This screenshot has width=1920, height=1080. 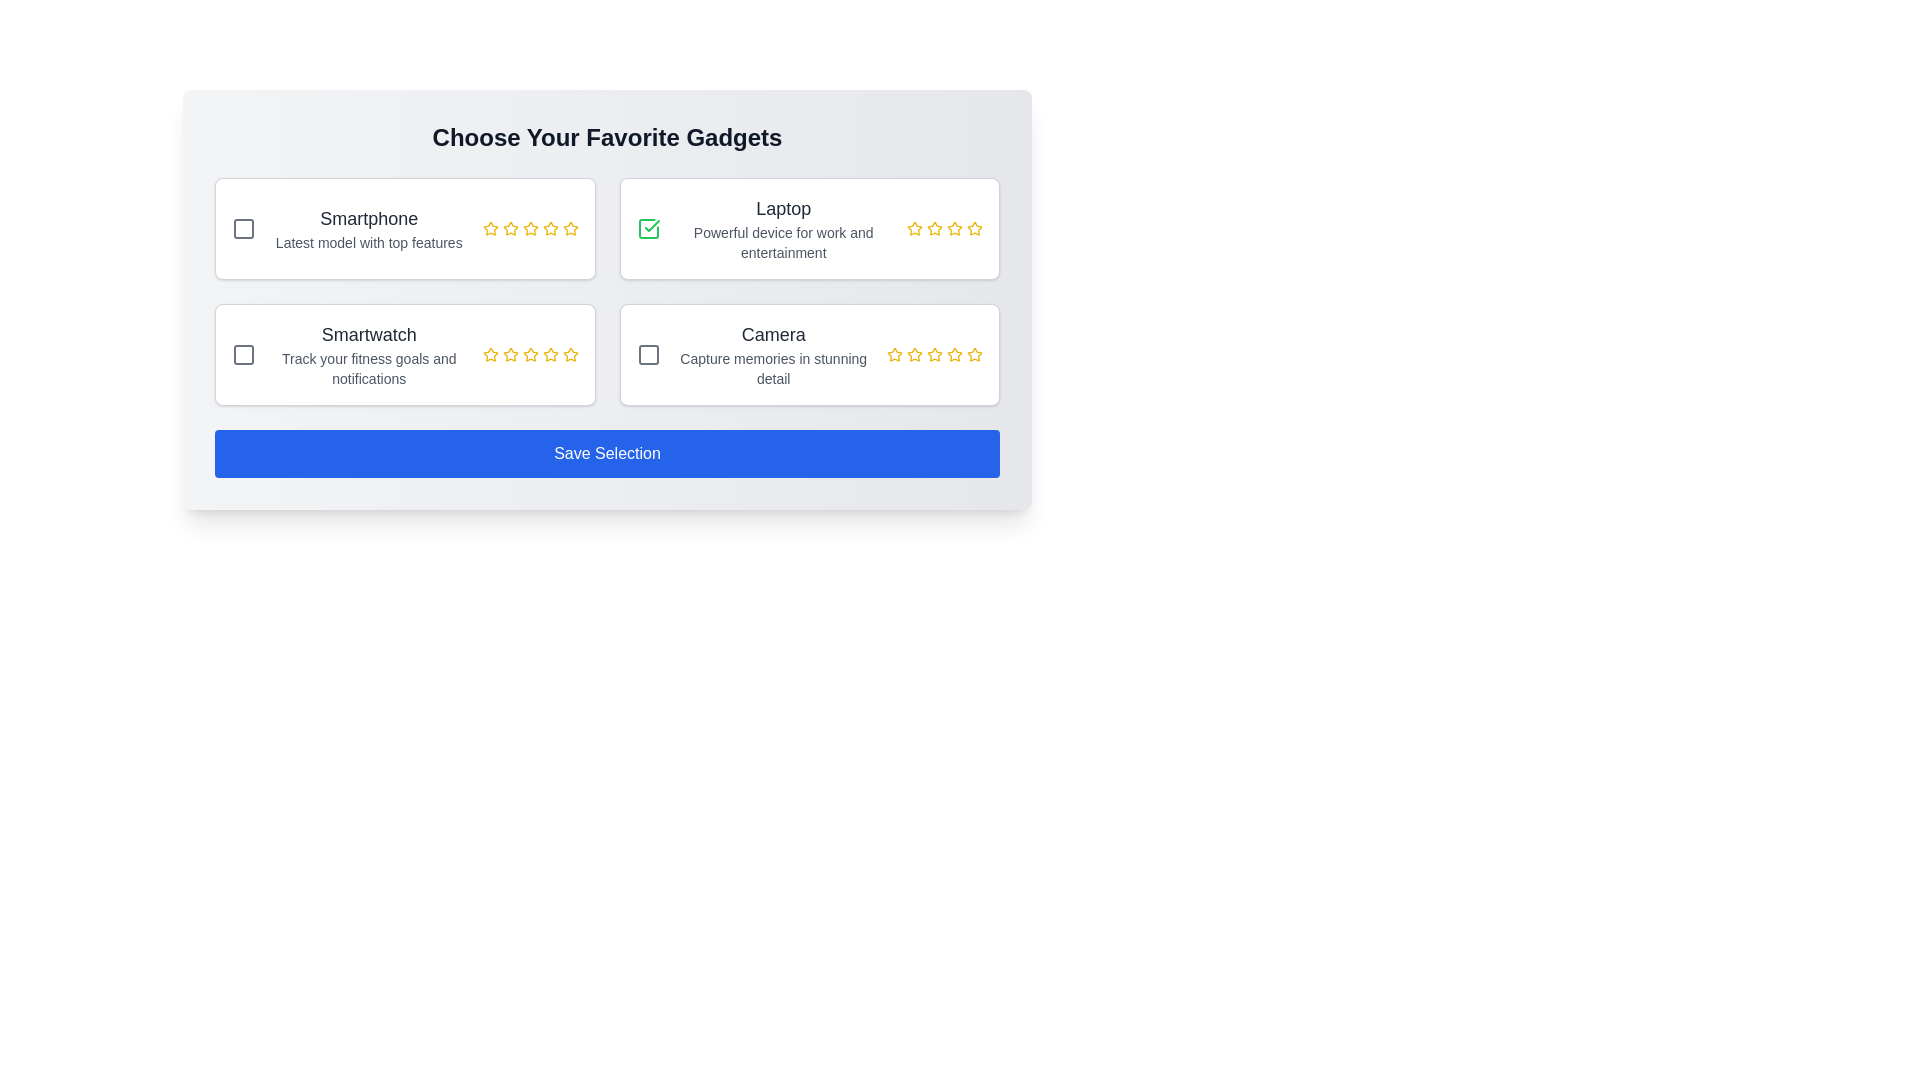 What do you see at coordinates (914, 227) in the screenshot?
I see `the second star-shaped rating icon in gold color for the 'Laptop' option` at bounding box center [914, 227].